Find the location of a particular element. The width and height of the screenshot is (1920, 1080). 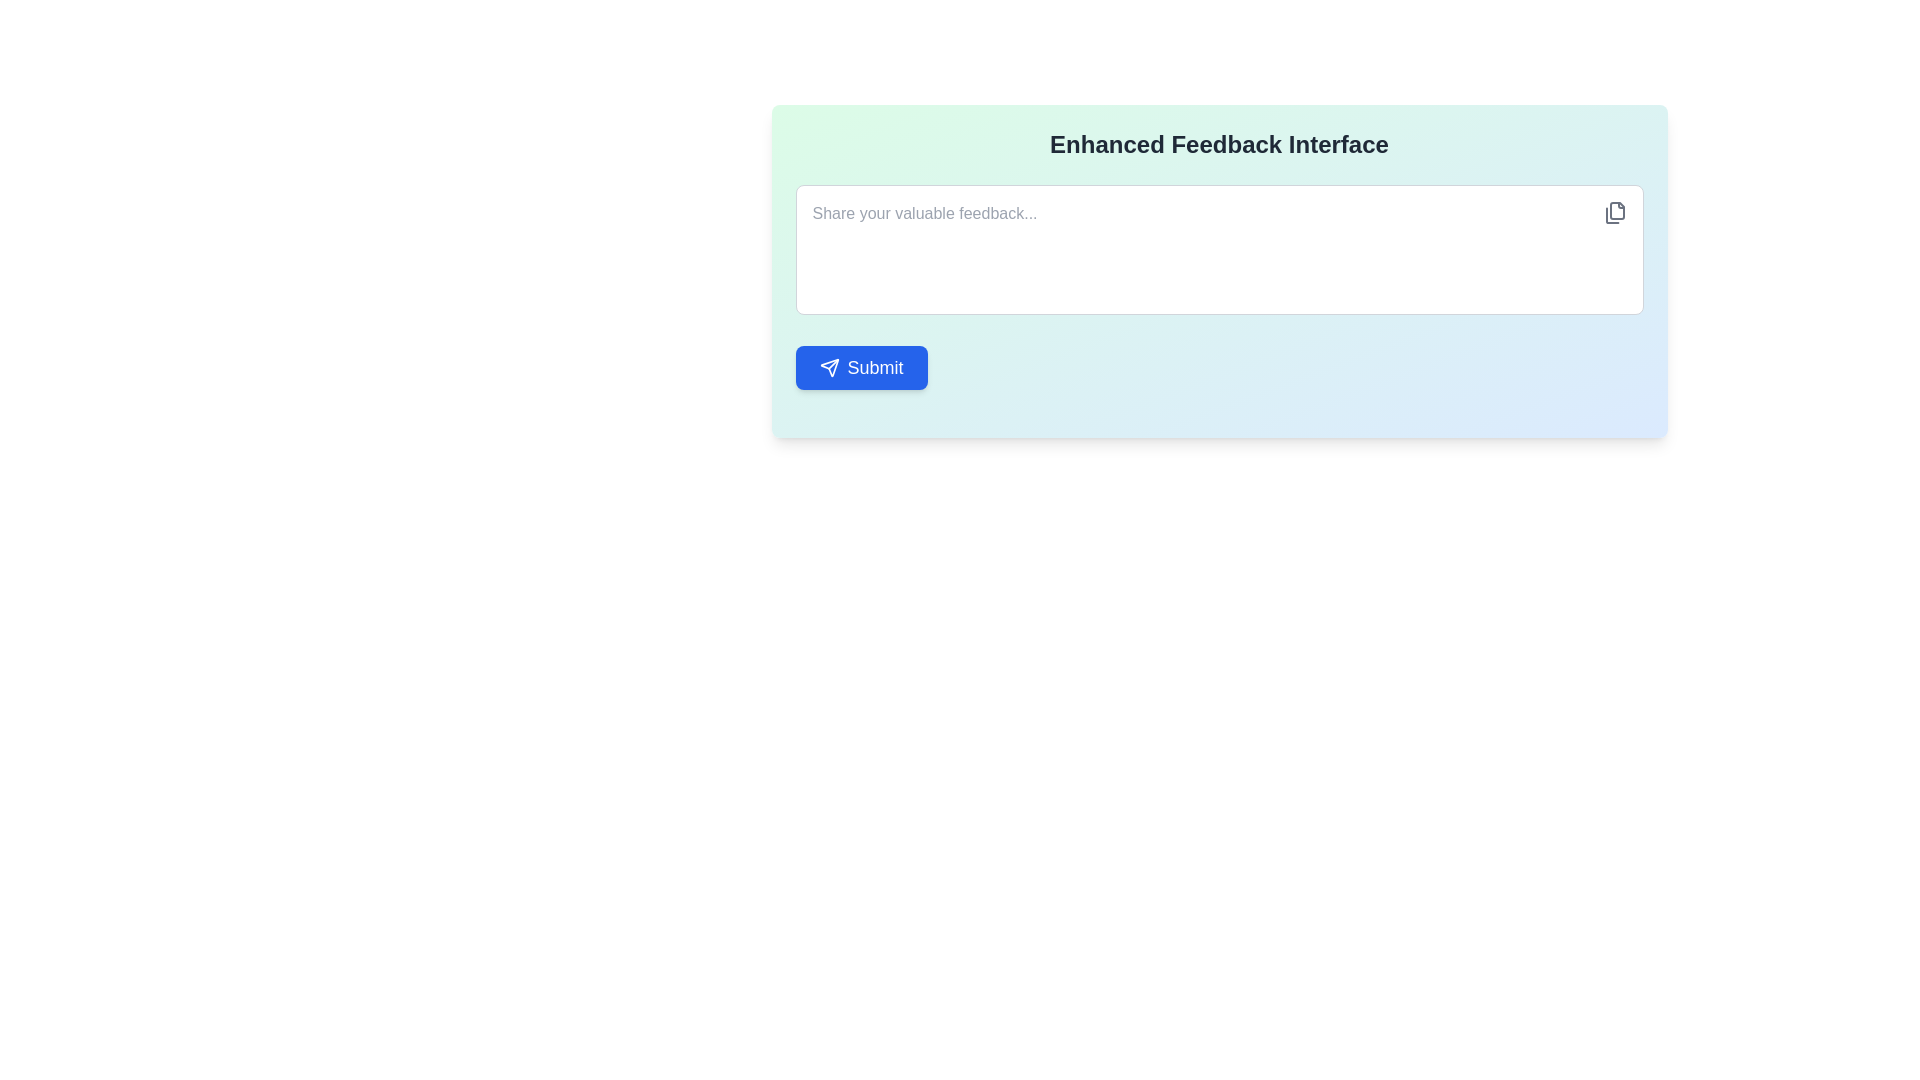

the file icon button located at the top-right corner of the feedback input area to change its color from gray to blue is located at coordinates (1615, 212).